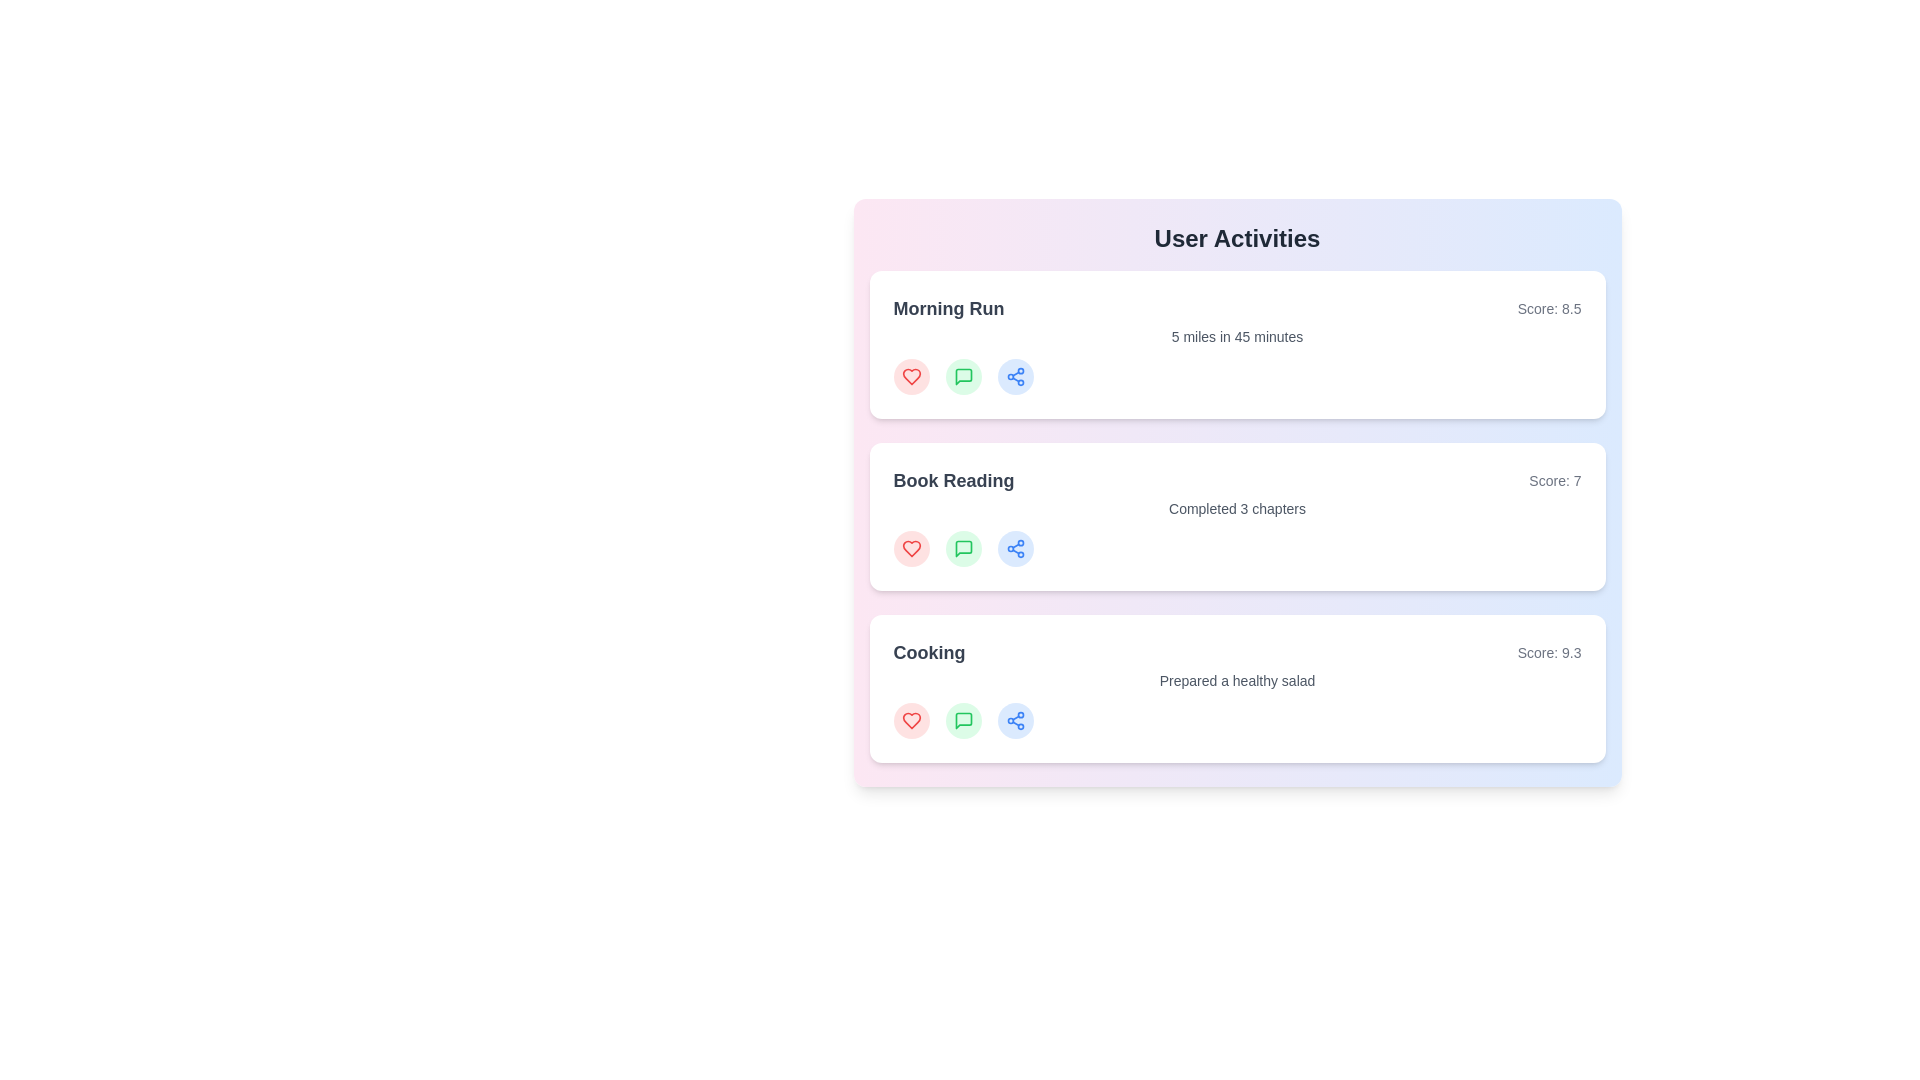 The width and height of the screenshot is (1920, 1080). I want to click on 'comment' button on the activity card for Morning Run, so click(963, 377).